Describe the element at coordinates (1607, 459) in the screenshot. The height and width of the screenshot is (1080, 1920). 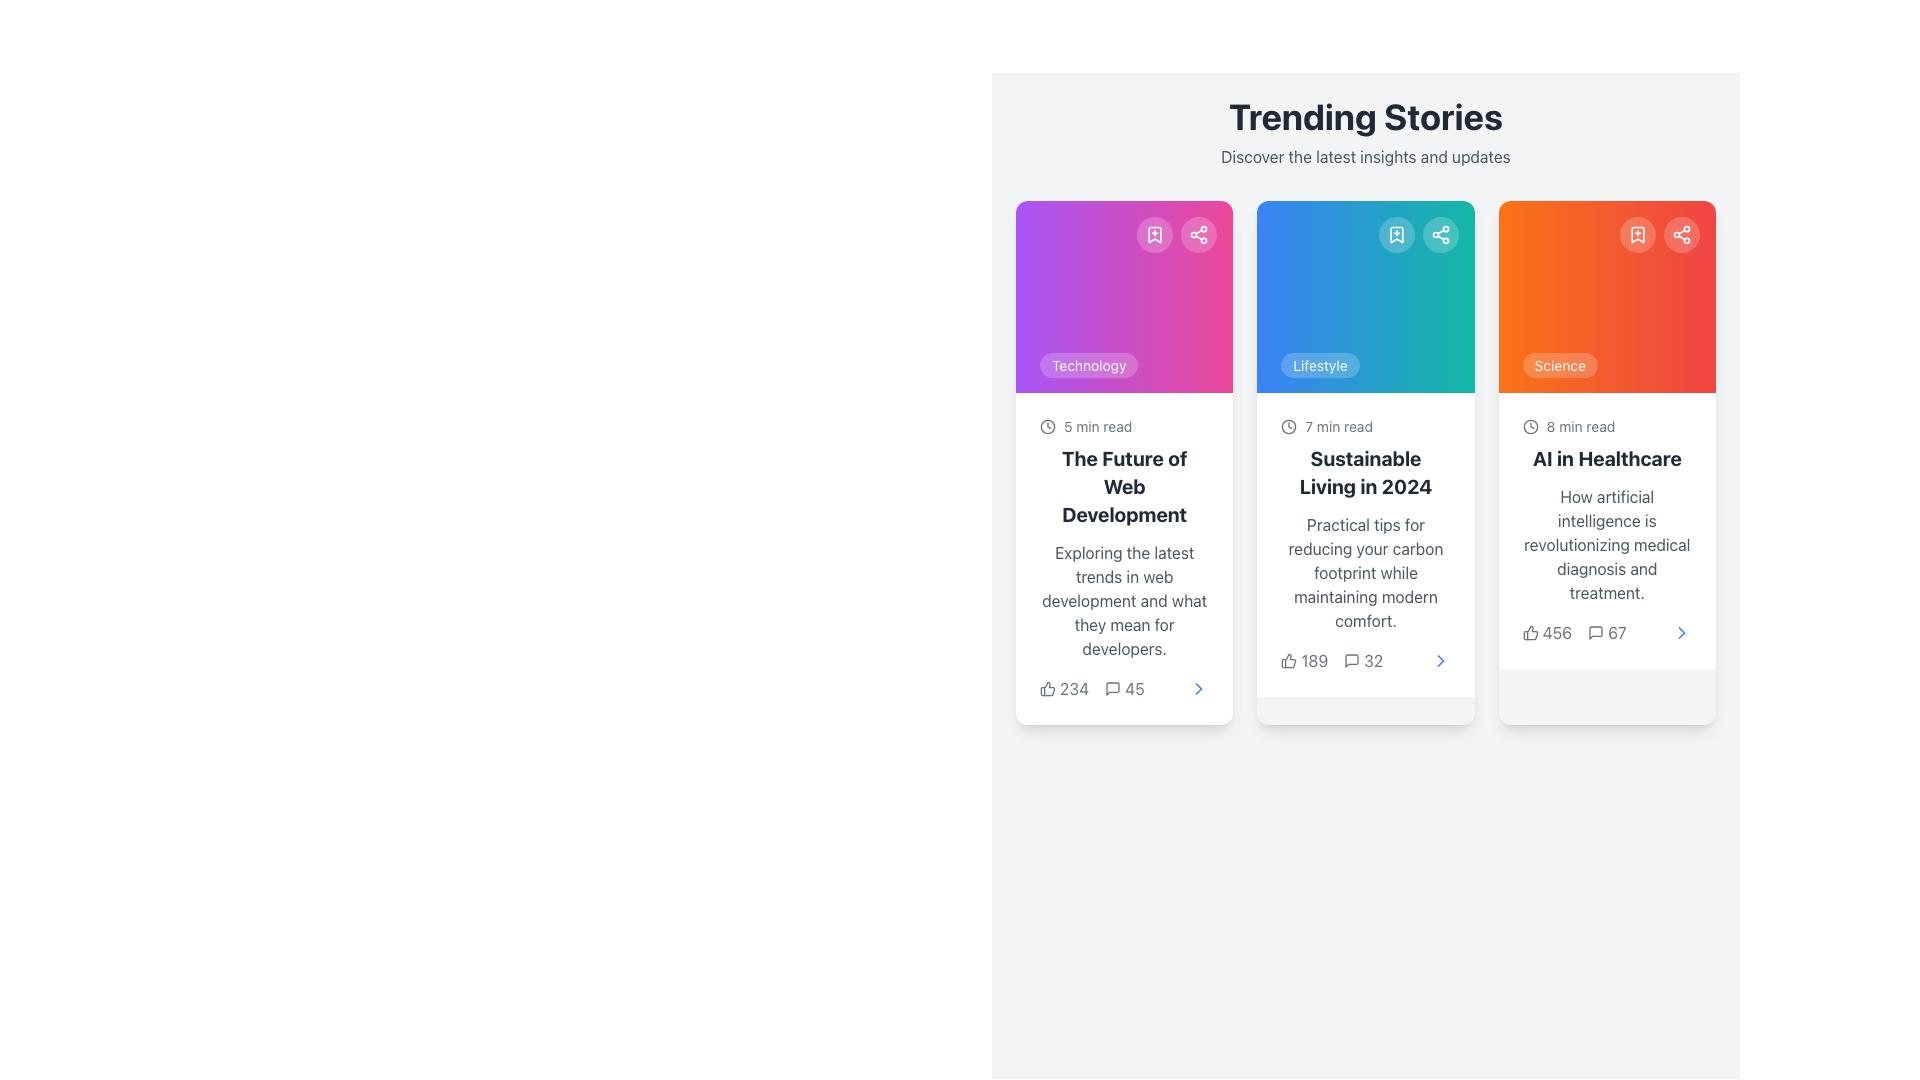
I see `title text label located at the top of the description section of the last card in the 'Trending Stories' list, which summarizes the topic of the article` at that location.